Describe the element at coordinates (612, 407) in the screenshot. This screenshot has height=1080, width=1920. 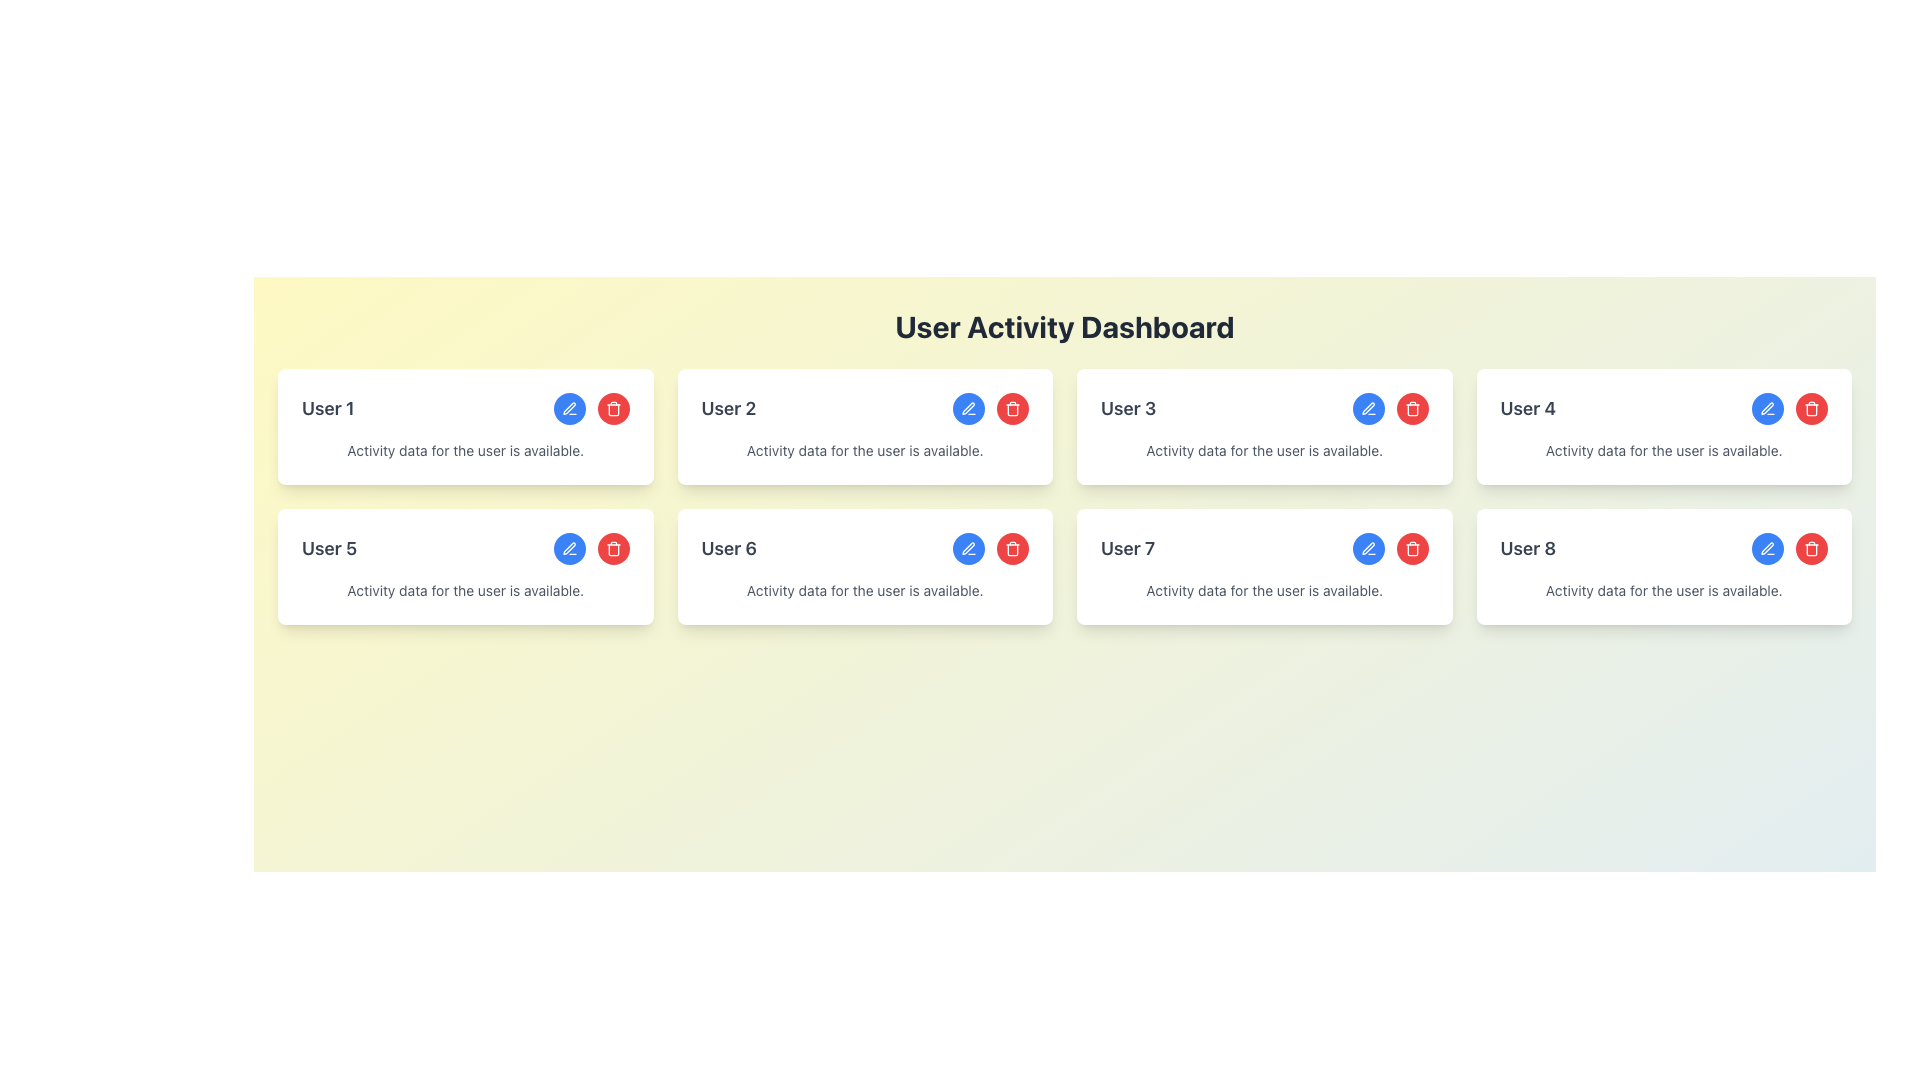
I see `the delete button located at the top-right of 'User 1's activity card to observe the background color change` at that location.